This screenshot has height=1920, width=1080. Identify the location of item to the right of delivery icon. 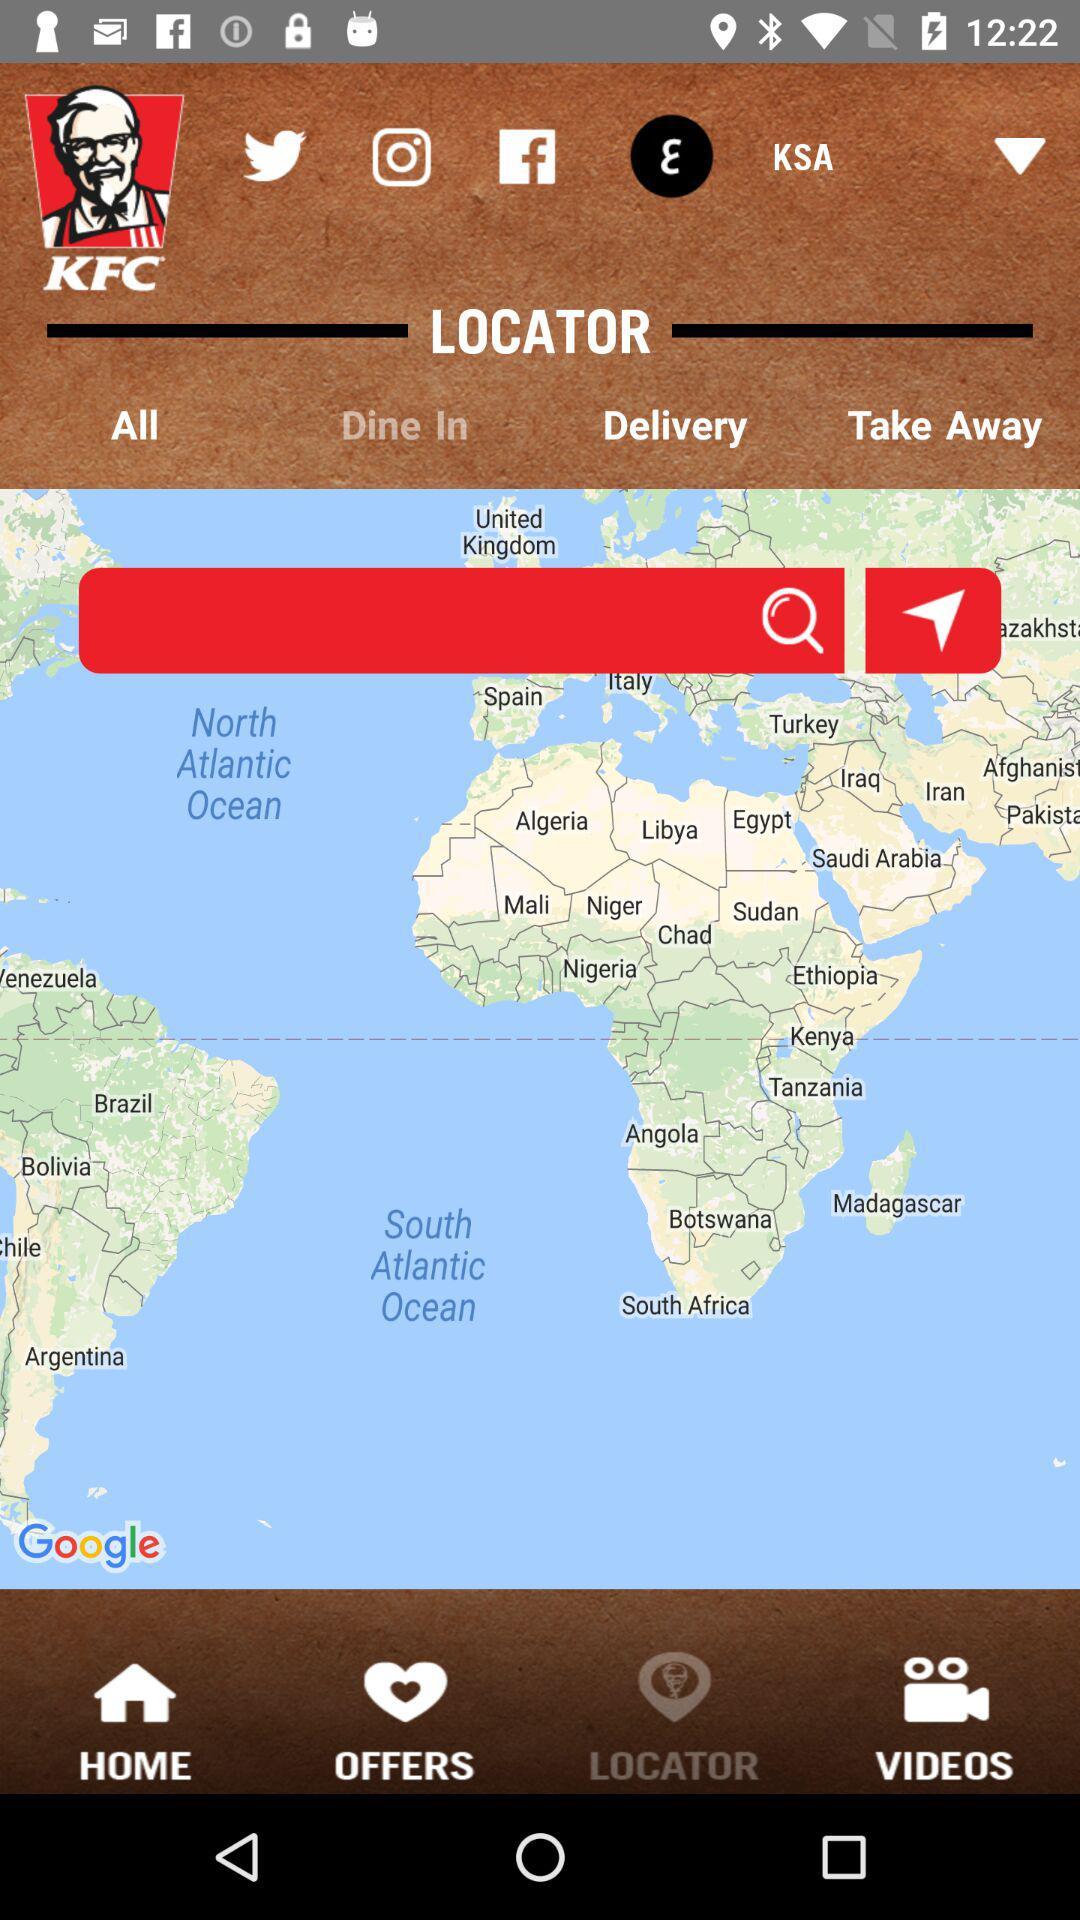
(945, 425).